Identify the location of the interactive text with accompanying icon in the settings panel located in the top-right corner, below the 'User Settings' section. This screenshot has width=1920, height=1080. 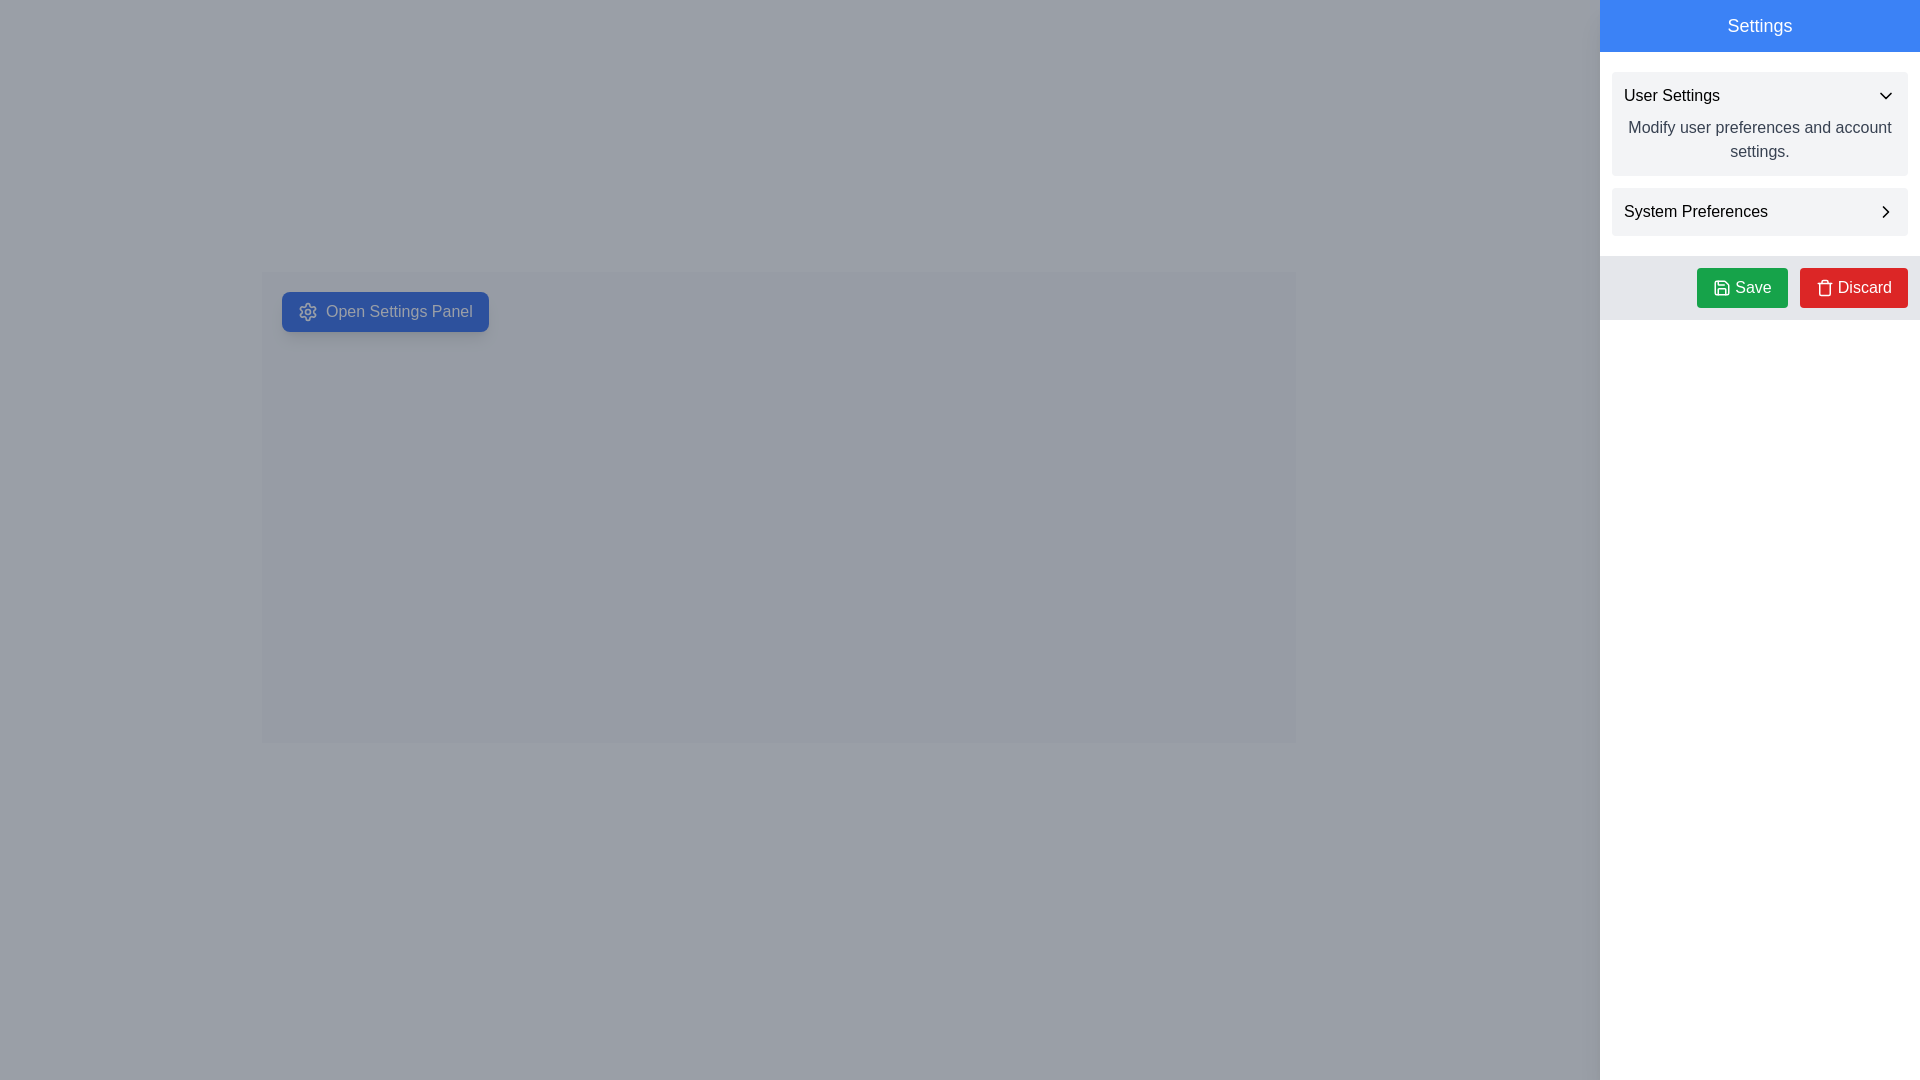
(1760, 212).